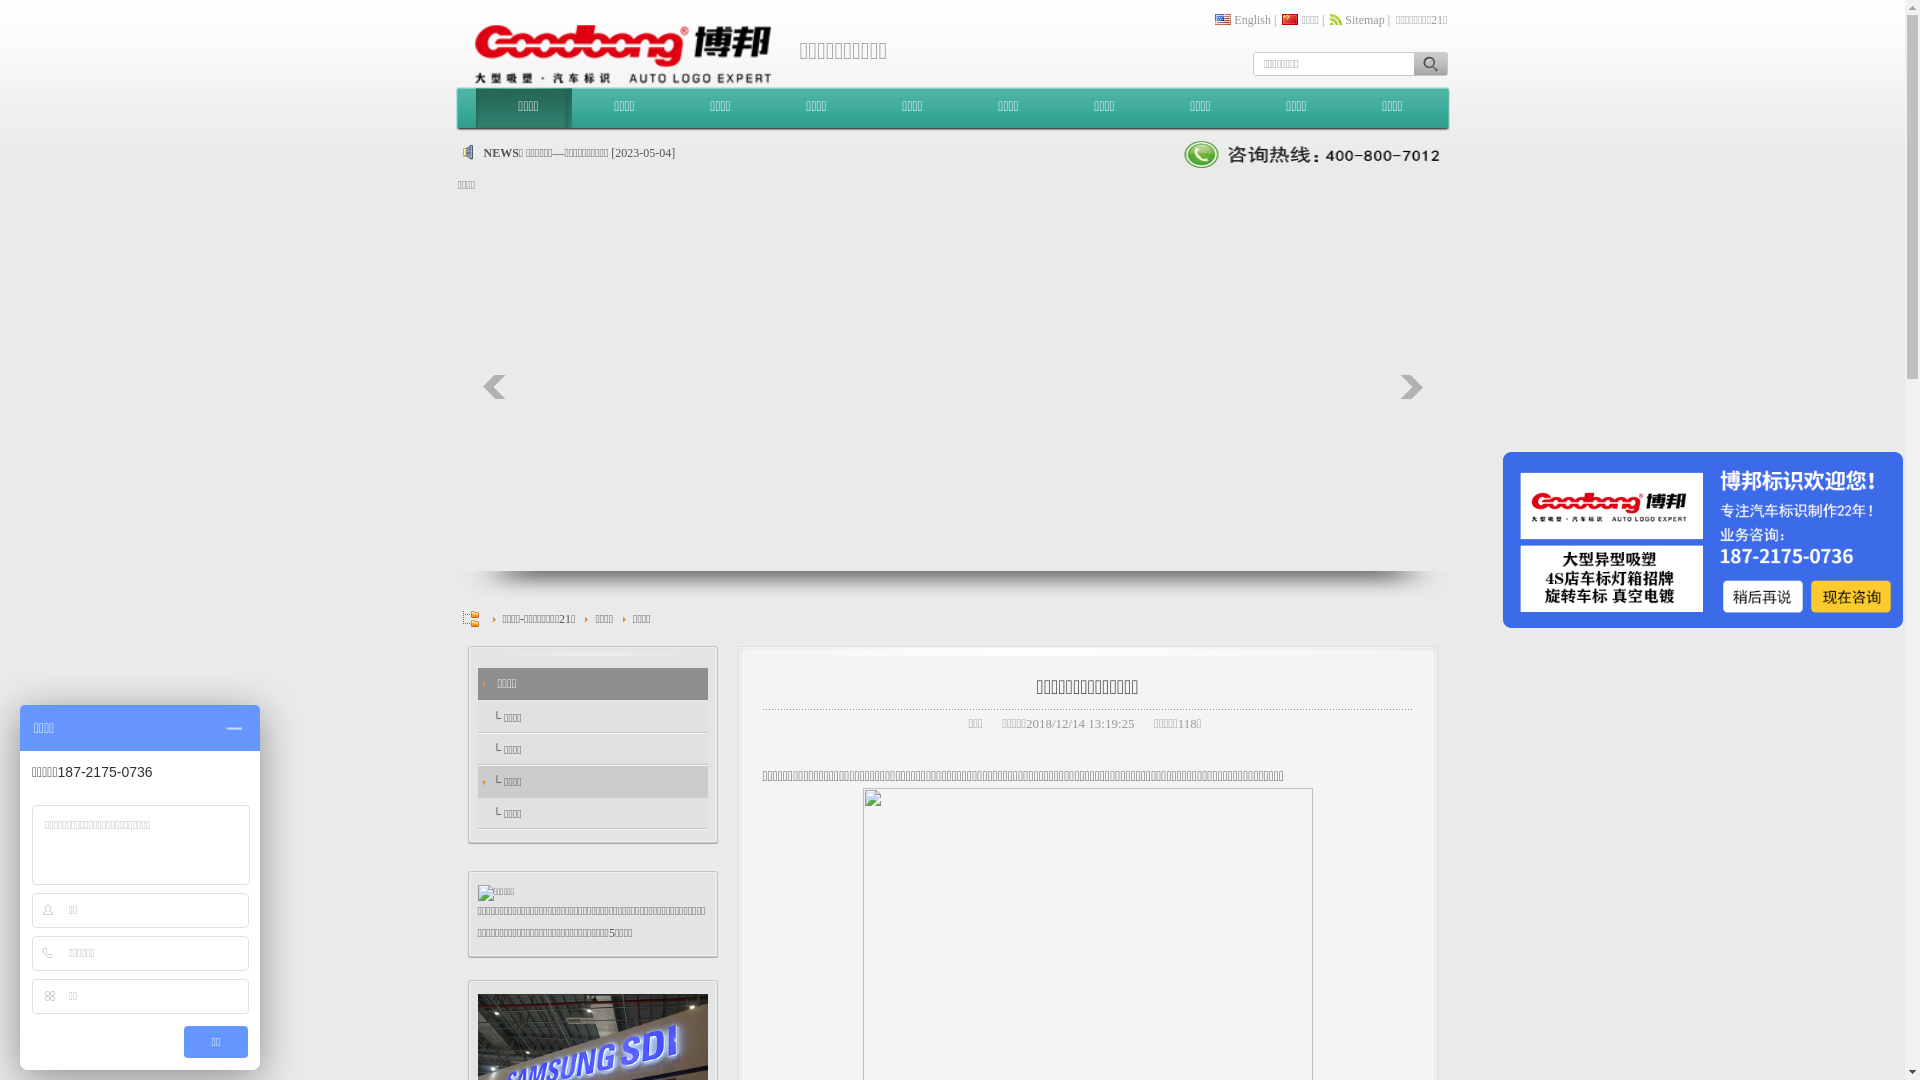 The image size is (1920, 1080). I want to click on 'Sitemap', so click(1363, 19).